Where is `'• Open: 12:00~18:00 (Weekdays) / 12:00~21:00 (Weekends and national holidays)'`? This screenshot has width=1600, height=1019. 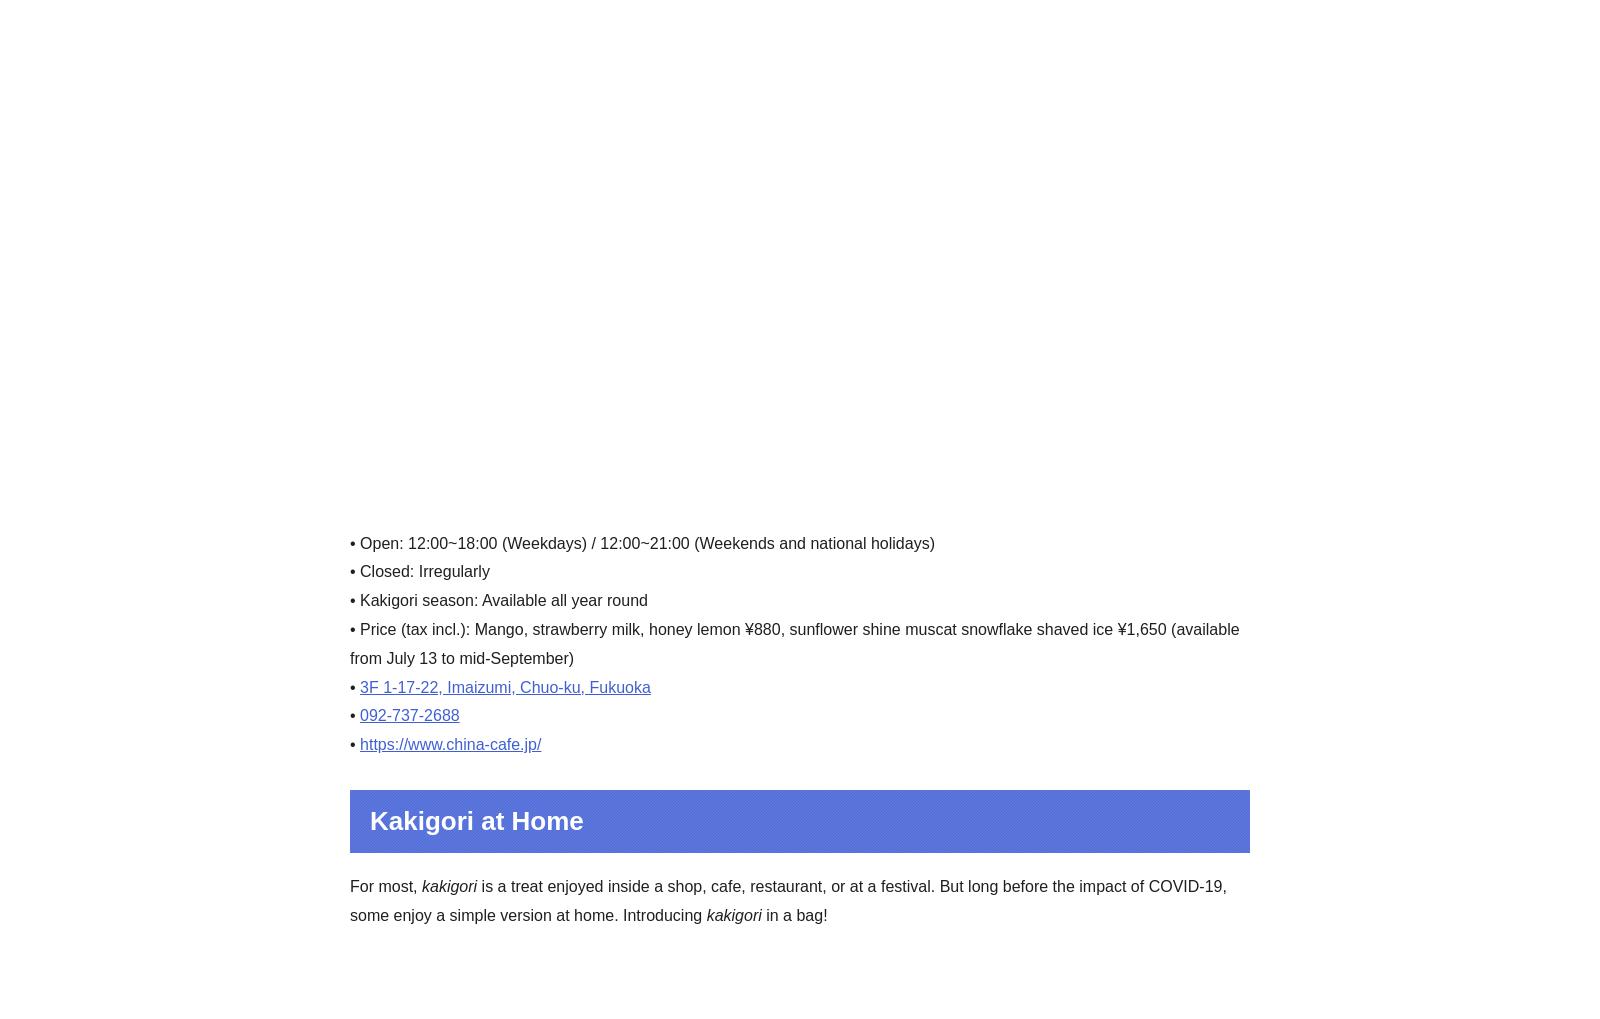 '• Open: 12:00~18:00 (Weekdays) / 12:00~21:00 (Weekends and national holidays)' is located at coordinates (641, 542).